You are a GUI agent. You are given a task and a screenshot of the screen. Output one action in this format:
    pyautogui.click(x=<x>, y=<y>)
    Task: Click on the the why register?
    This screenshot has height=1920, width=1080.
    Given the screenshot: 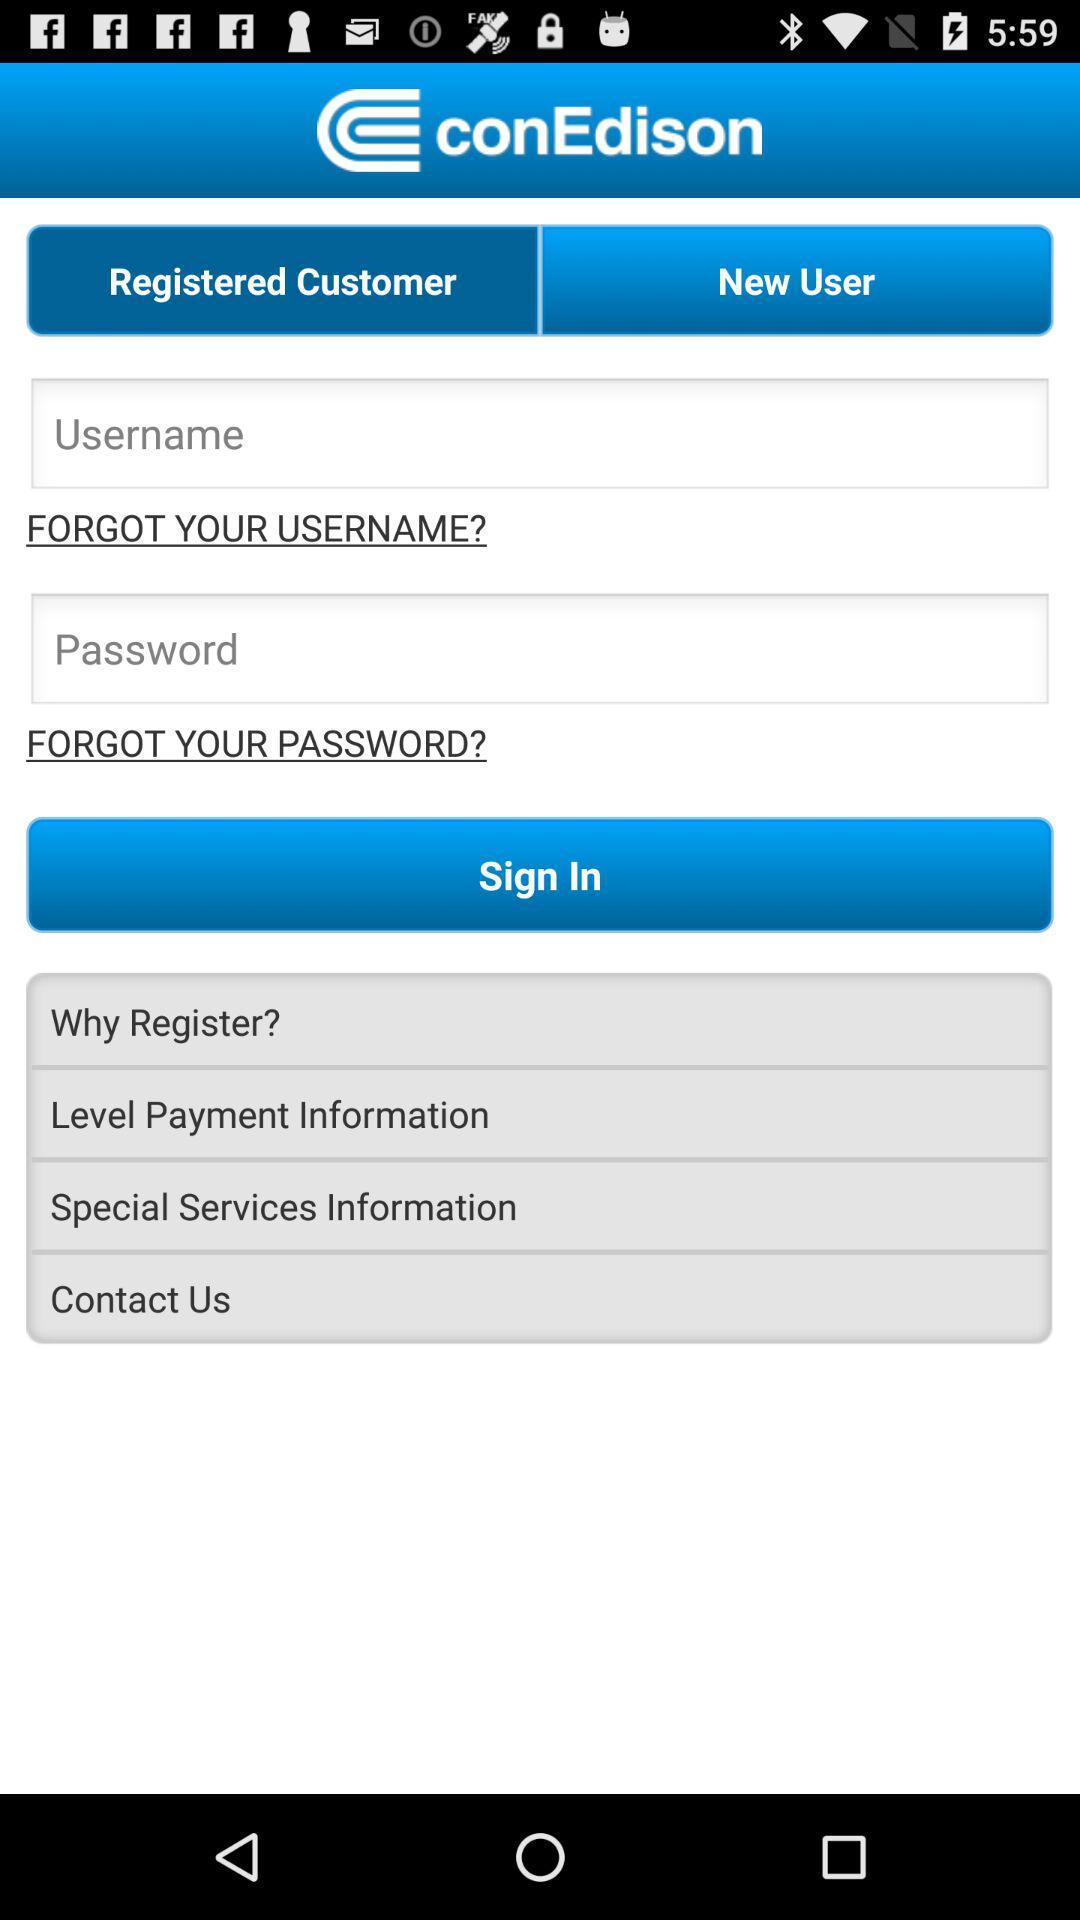 What is the action you would take?
    pyautogui.click(x=540, y=1021)
    